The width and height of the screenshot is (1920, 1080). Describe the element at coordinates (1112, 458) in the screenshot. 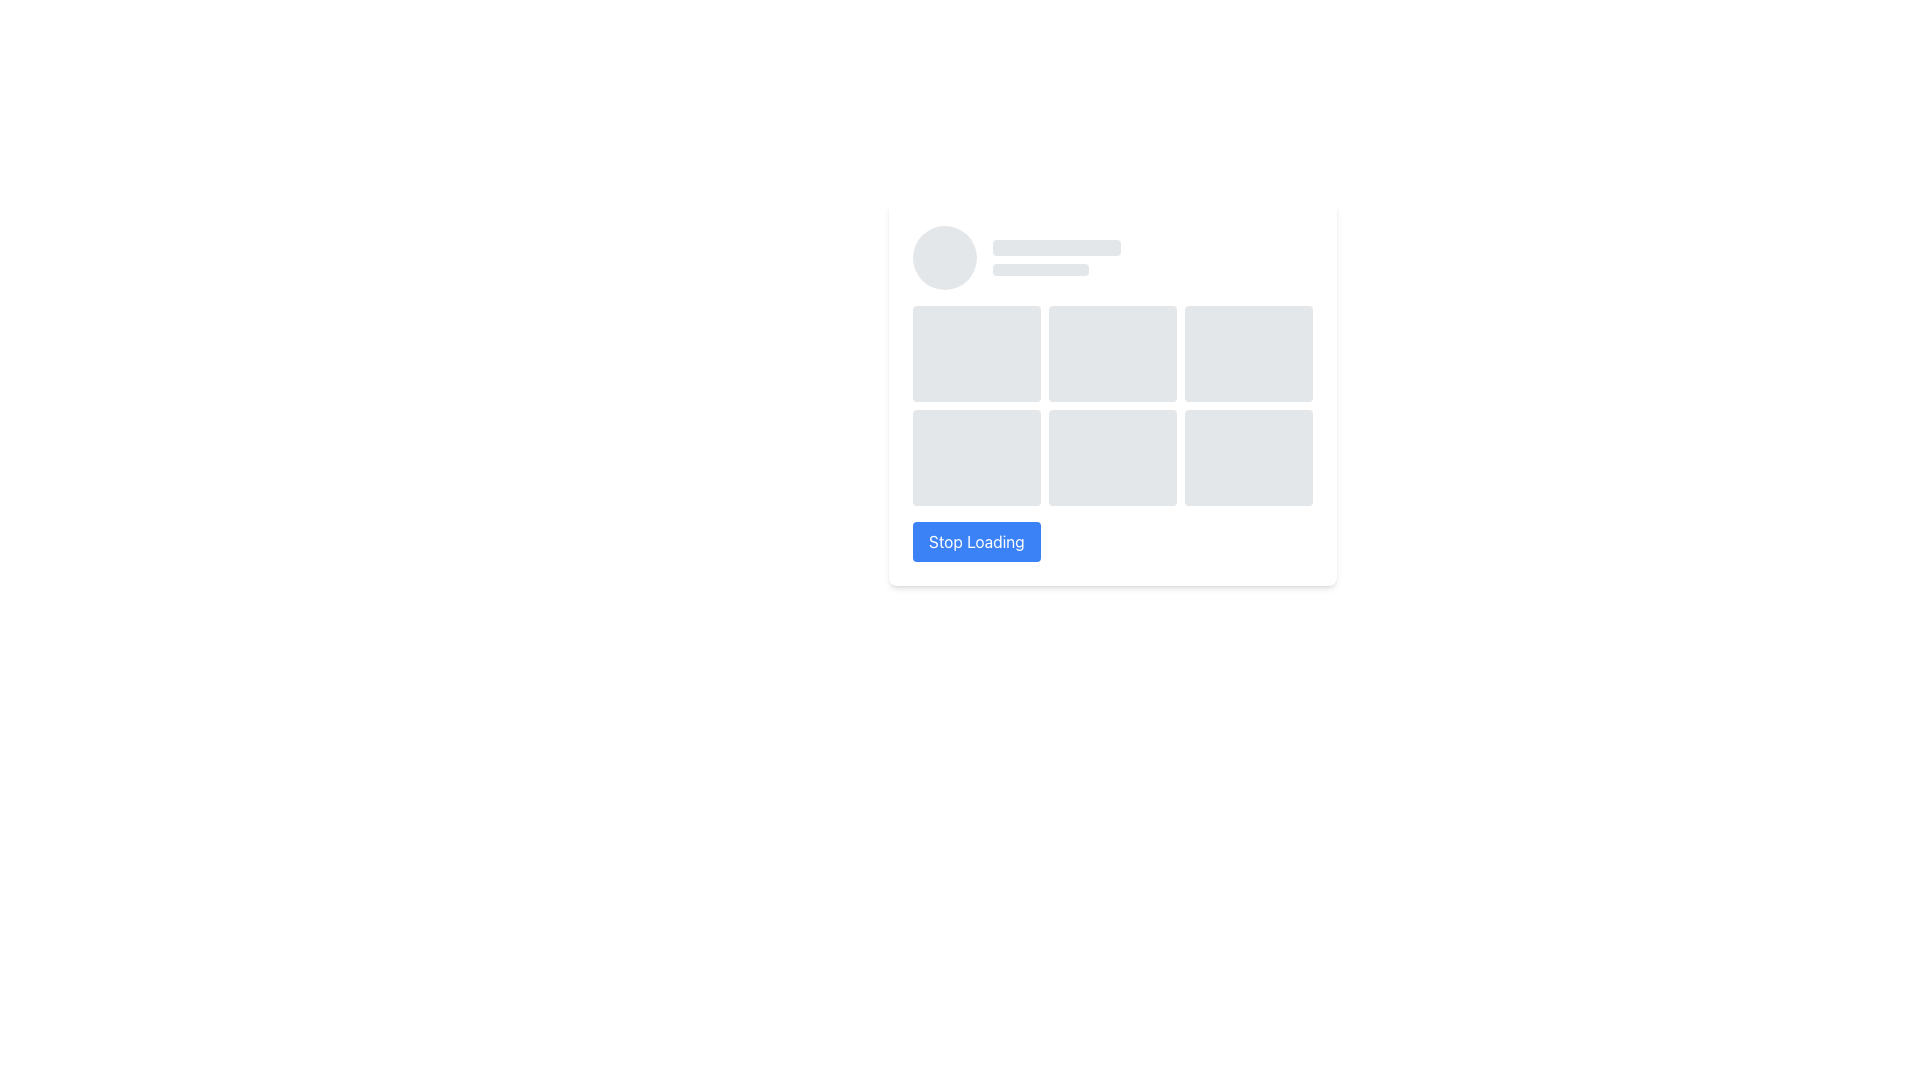

I see `the rectangular placeholder block with rounded corners and a light gray background, which indicates a loading animation, located in the middle of the second row of a grid layout` at that location.